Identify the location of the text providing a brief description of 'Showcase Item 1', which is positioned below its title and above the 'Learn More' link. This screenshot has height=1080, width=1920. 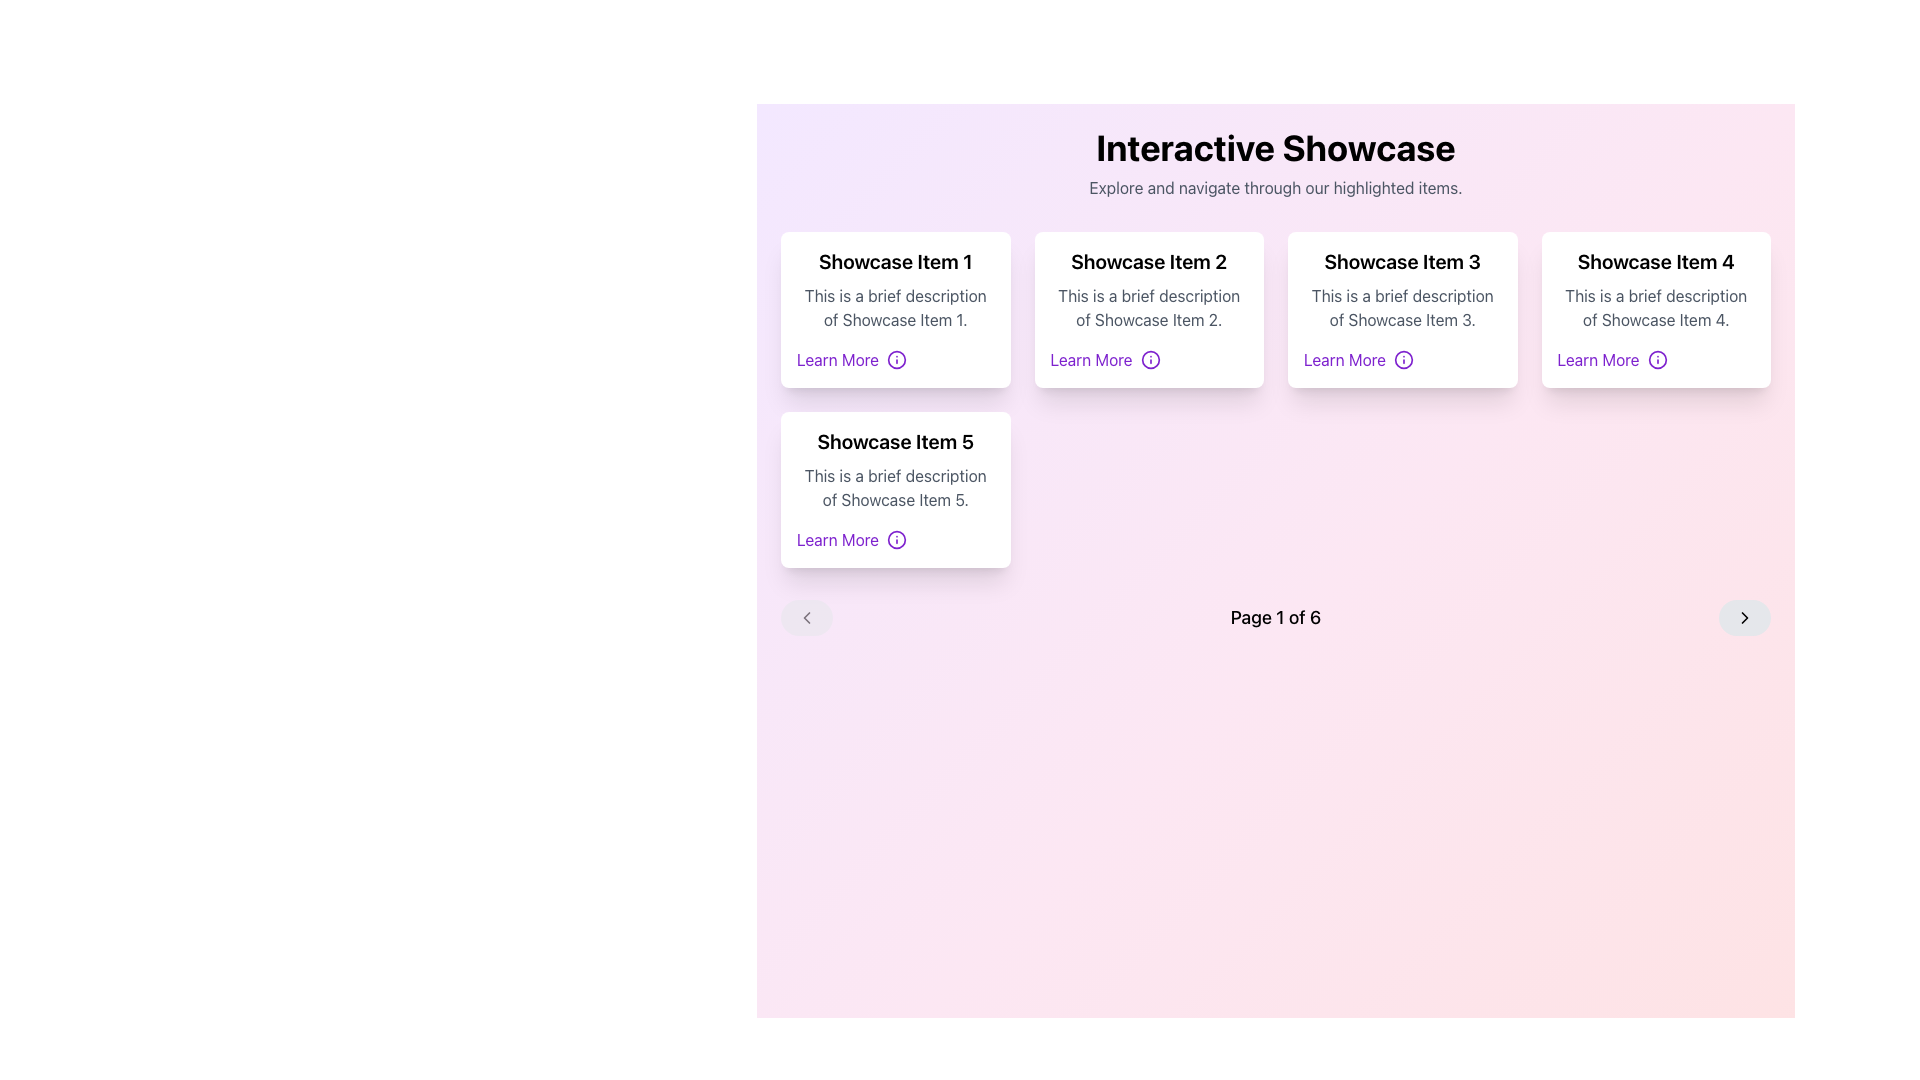
(894, 308).